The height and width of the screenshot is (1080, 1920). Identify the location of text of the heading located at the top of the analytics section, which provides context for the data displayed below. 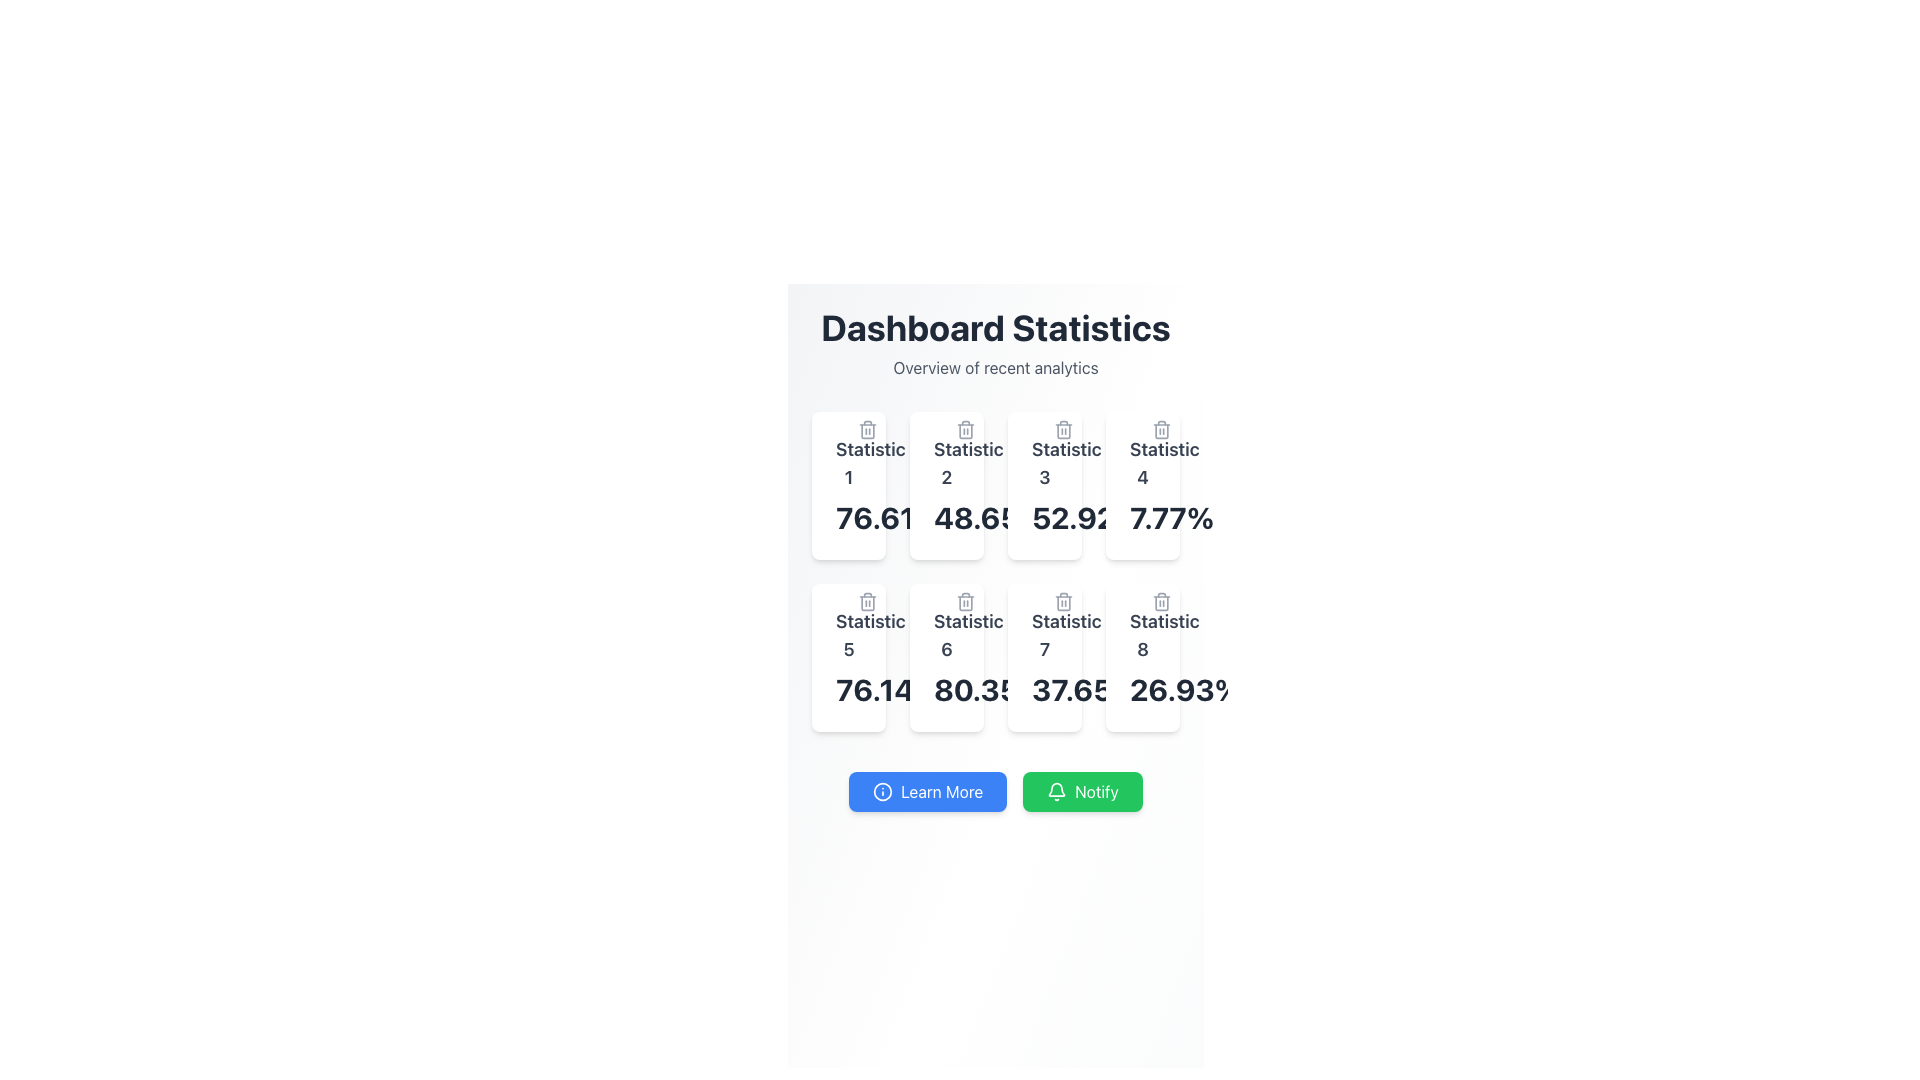
(996, 342).